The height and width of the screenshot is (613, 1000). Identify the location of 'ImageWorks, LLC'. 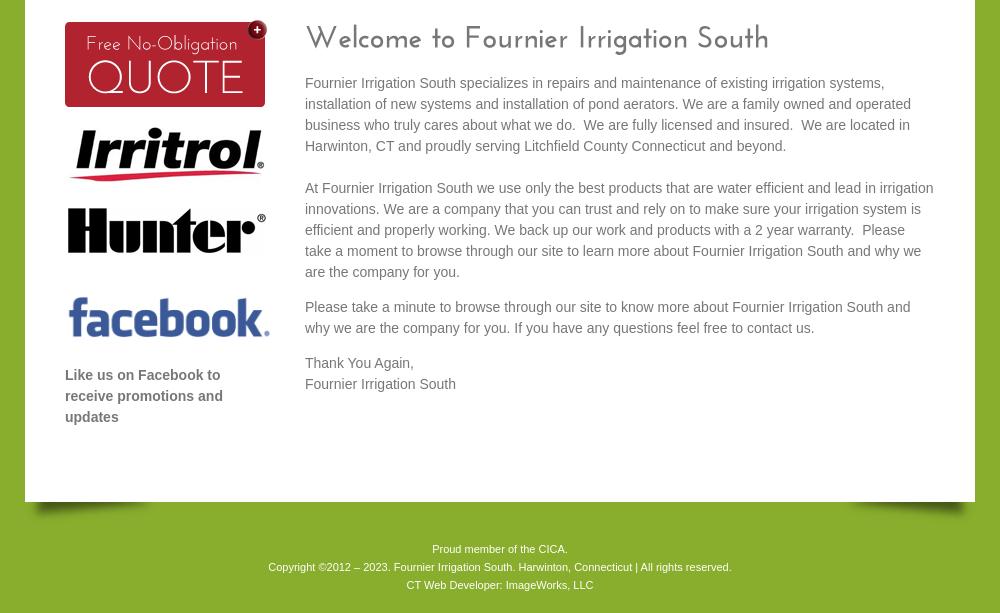
(502, 583).